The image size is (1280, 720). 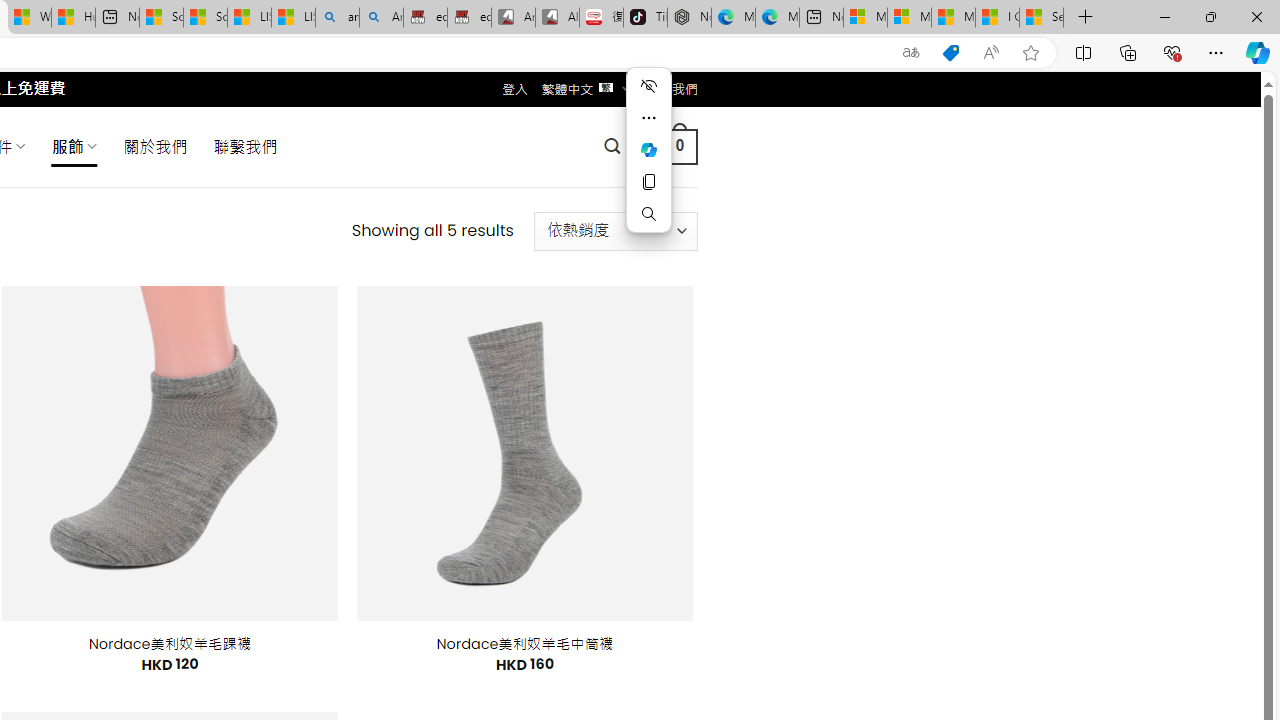 What do you see at coordinates (679, 145) in the screenshot?
I see `'  0  '` at bounding box center [679, 145].